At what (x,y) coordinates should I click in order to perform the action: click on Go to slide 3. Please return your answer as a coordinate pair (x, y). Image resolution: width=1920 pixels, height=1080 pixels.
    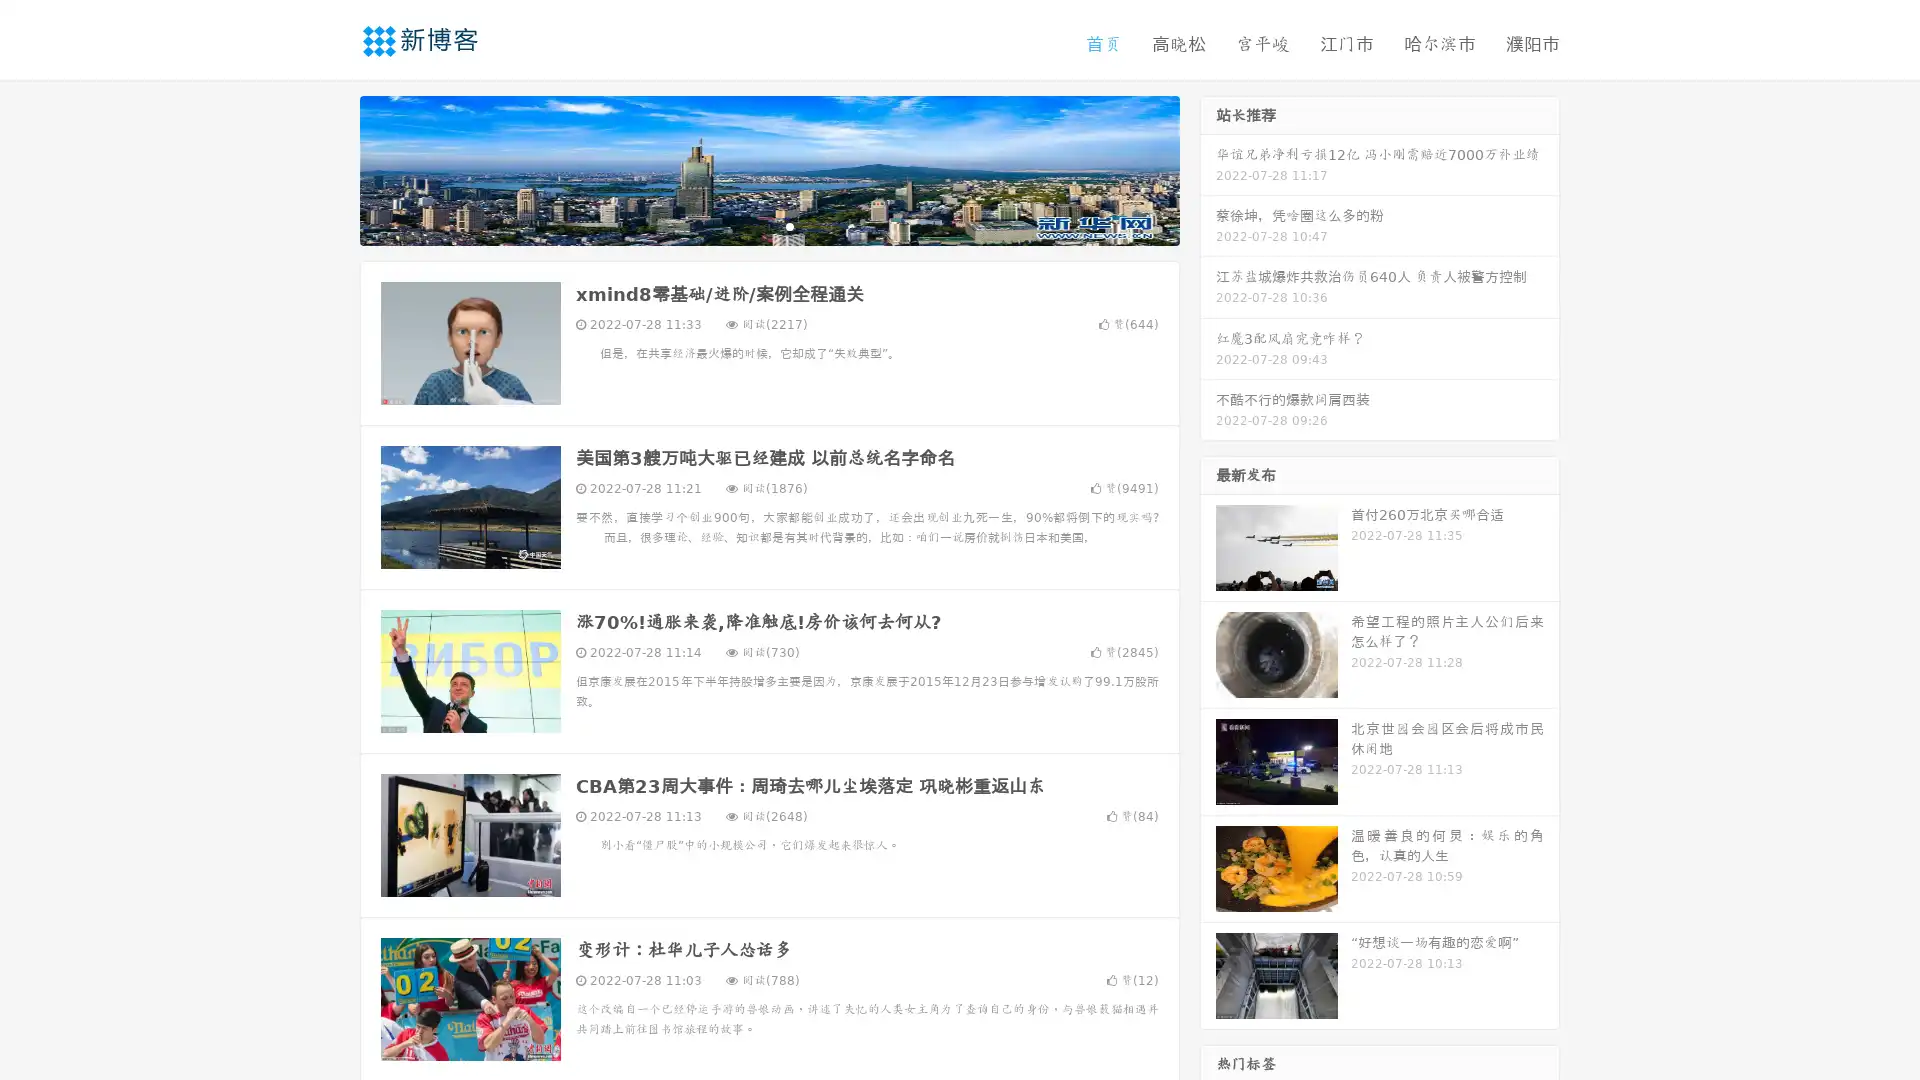
    Looking at the image, I should click on (789, 225).